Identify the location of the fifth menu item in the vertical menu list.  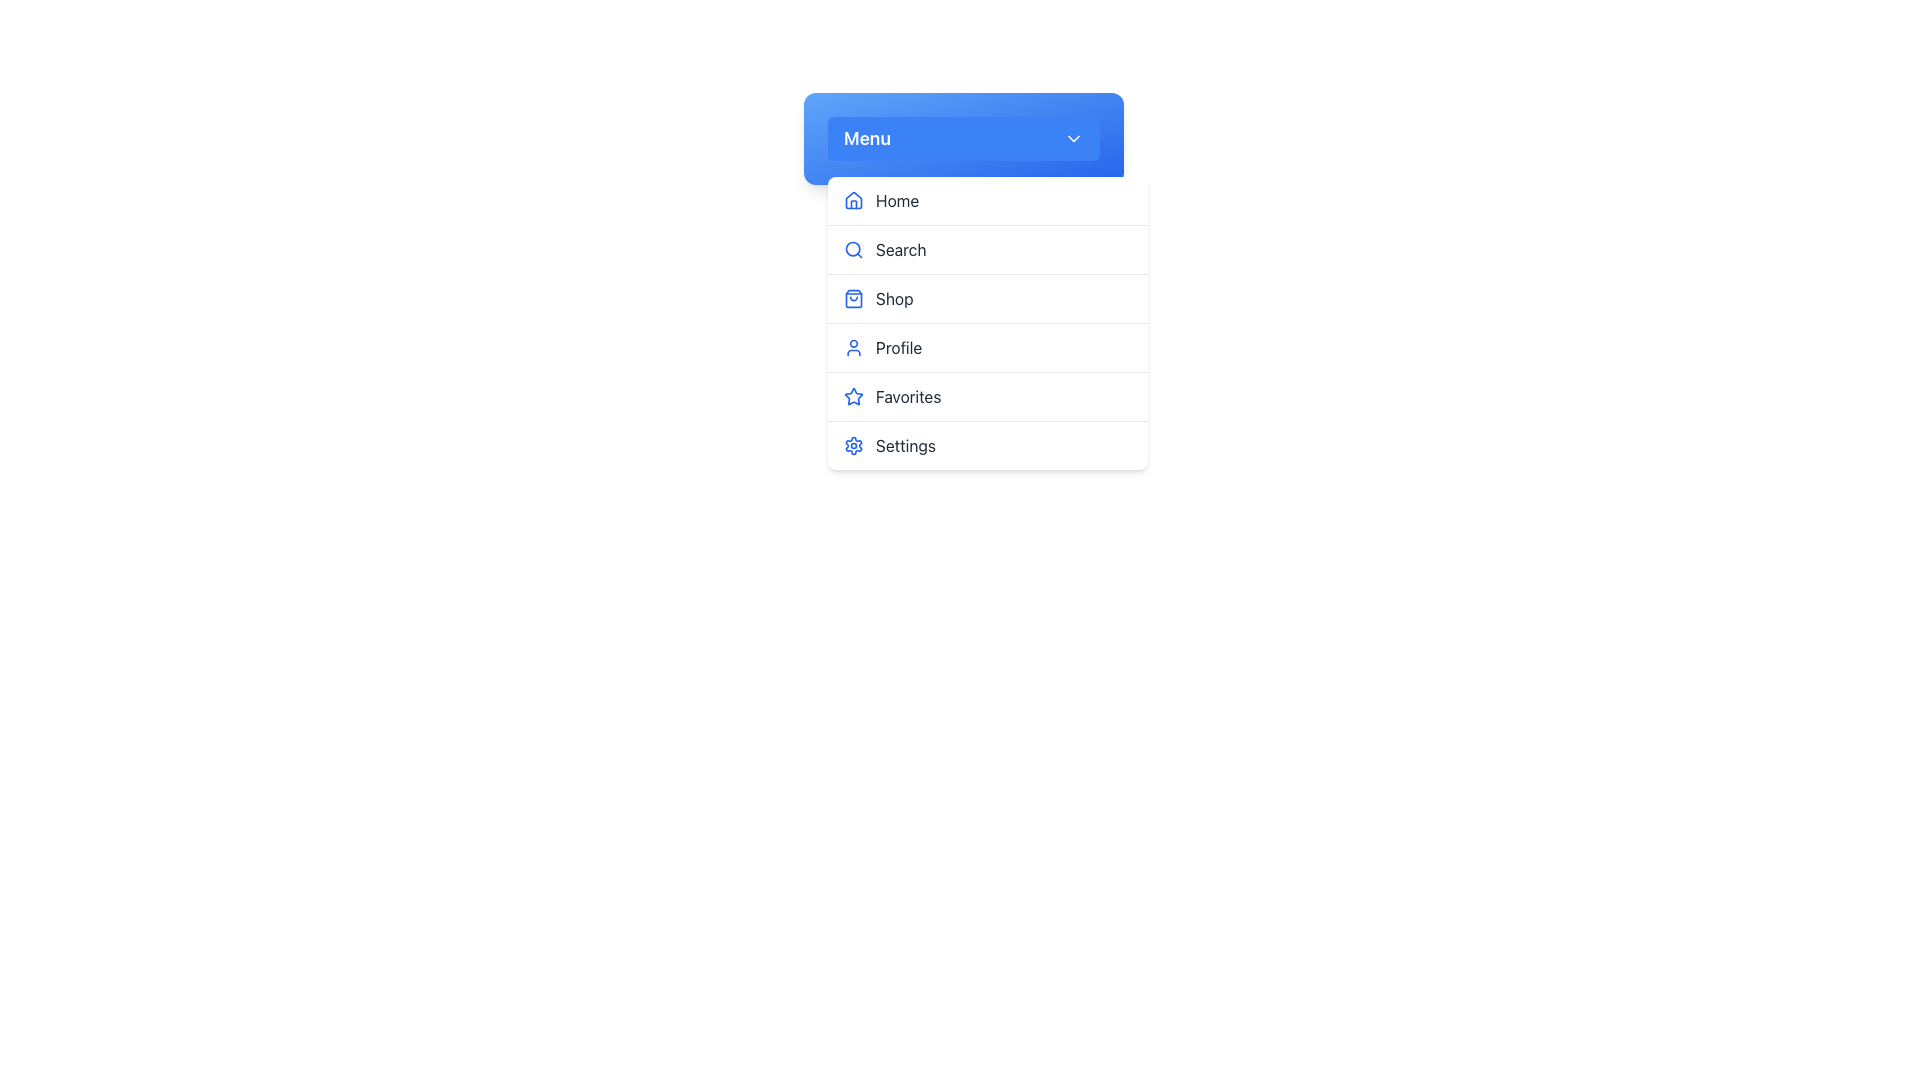
(988, 397).